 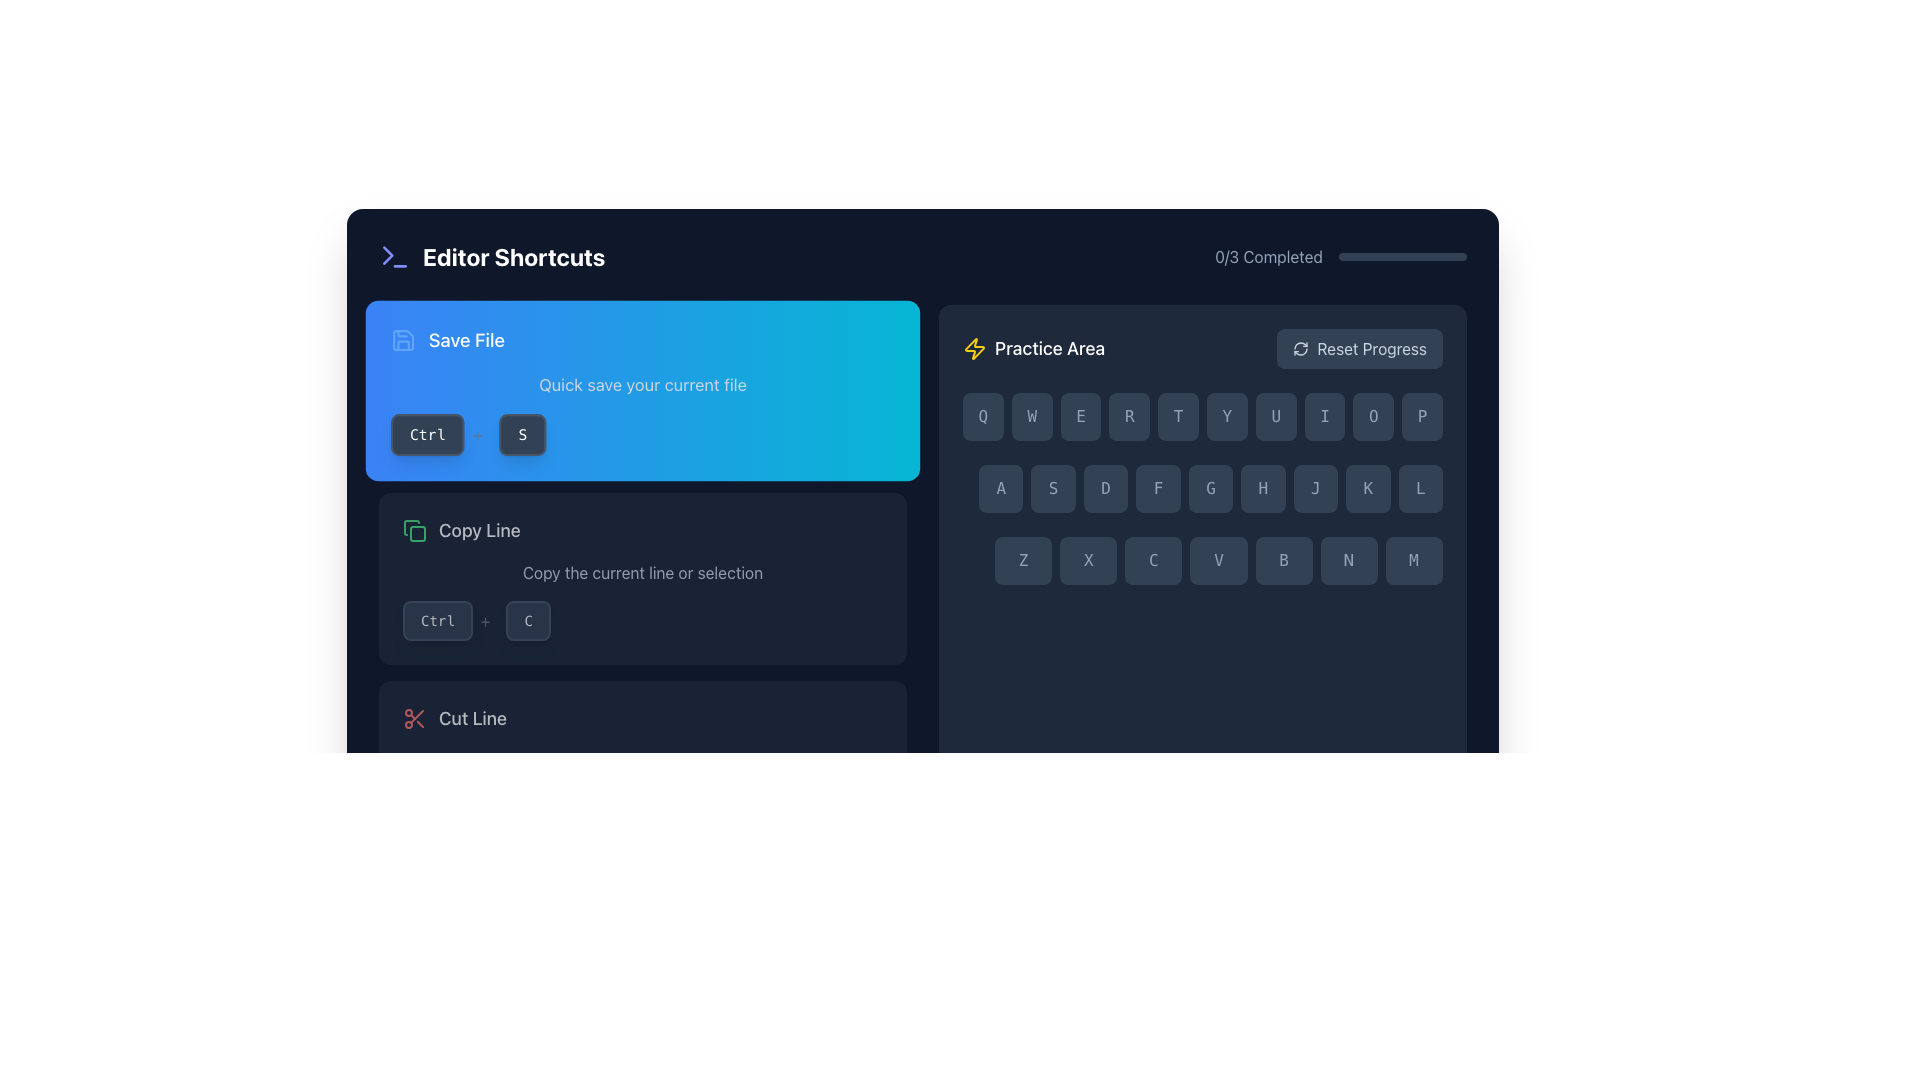 What do you see at coordinates (1367, 489) in the screenshot?
I see `the virtual key labeled 'K', which is the eighth key in a row of nine keys in a grid layout, positioned between the 'J' key and the 'L' key` at bounding box center [1367, 489].